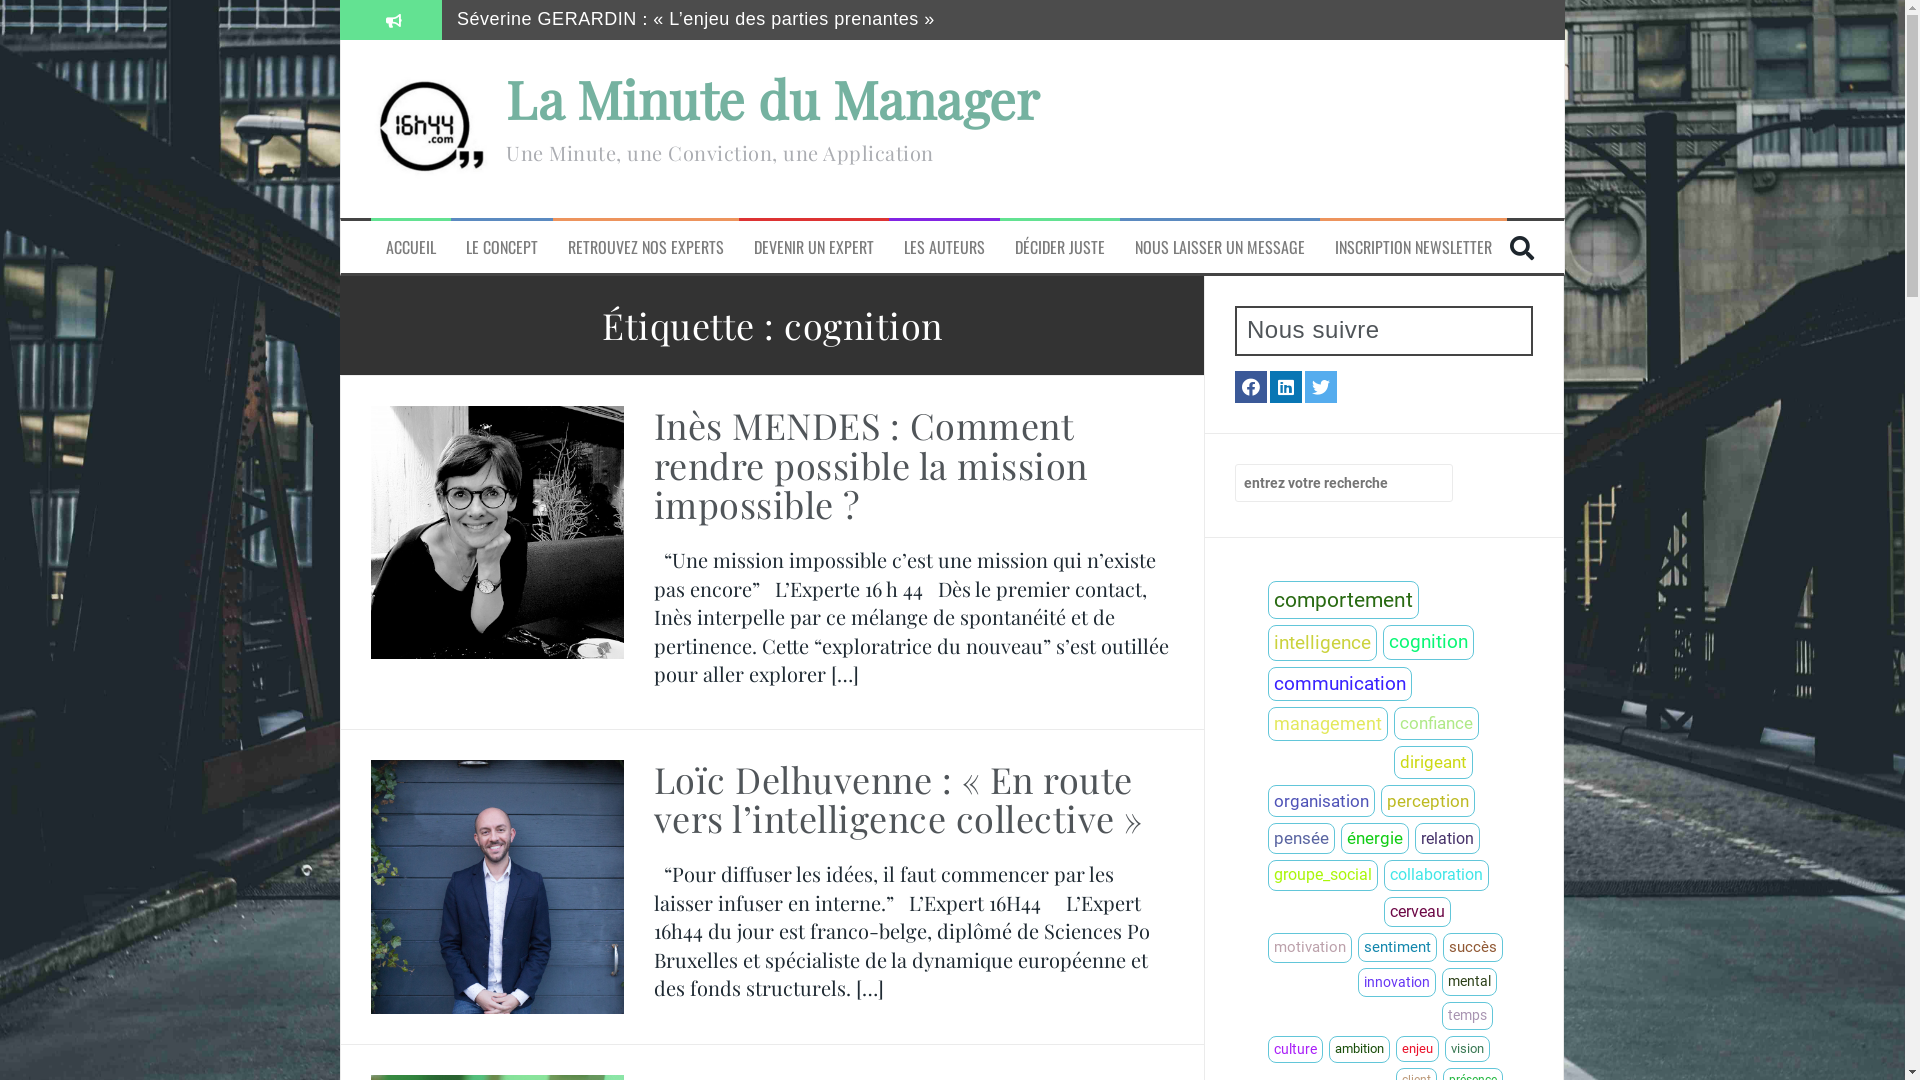 This screenshot has height=1080, width=1920. Describe the element at coordinates (1432, 762) in the screenshot. I see `'dirigeant'` at that location.